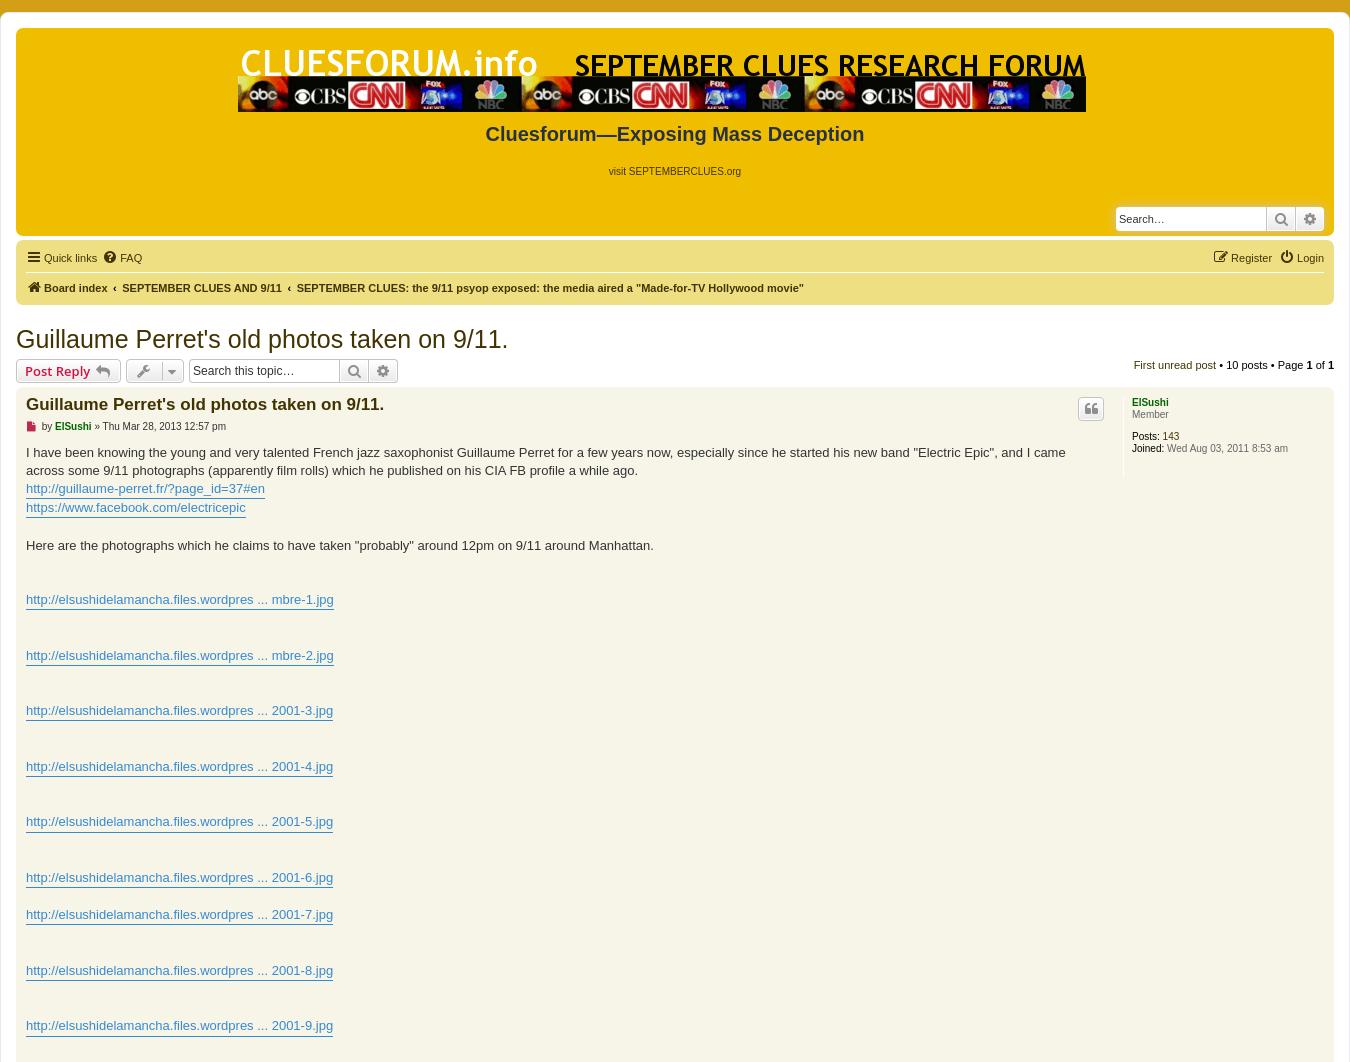 Image resolution: width=1350 pixels, height=1062 pixels. What do you see at coordinates (179, 765) in the screenshot?
I see `'http://elsushidelamancha.files.wordpres ... 2001-4.jpg'` at bounding box center [179, 765].